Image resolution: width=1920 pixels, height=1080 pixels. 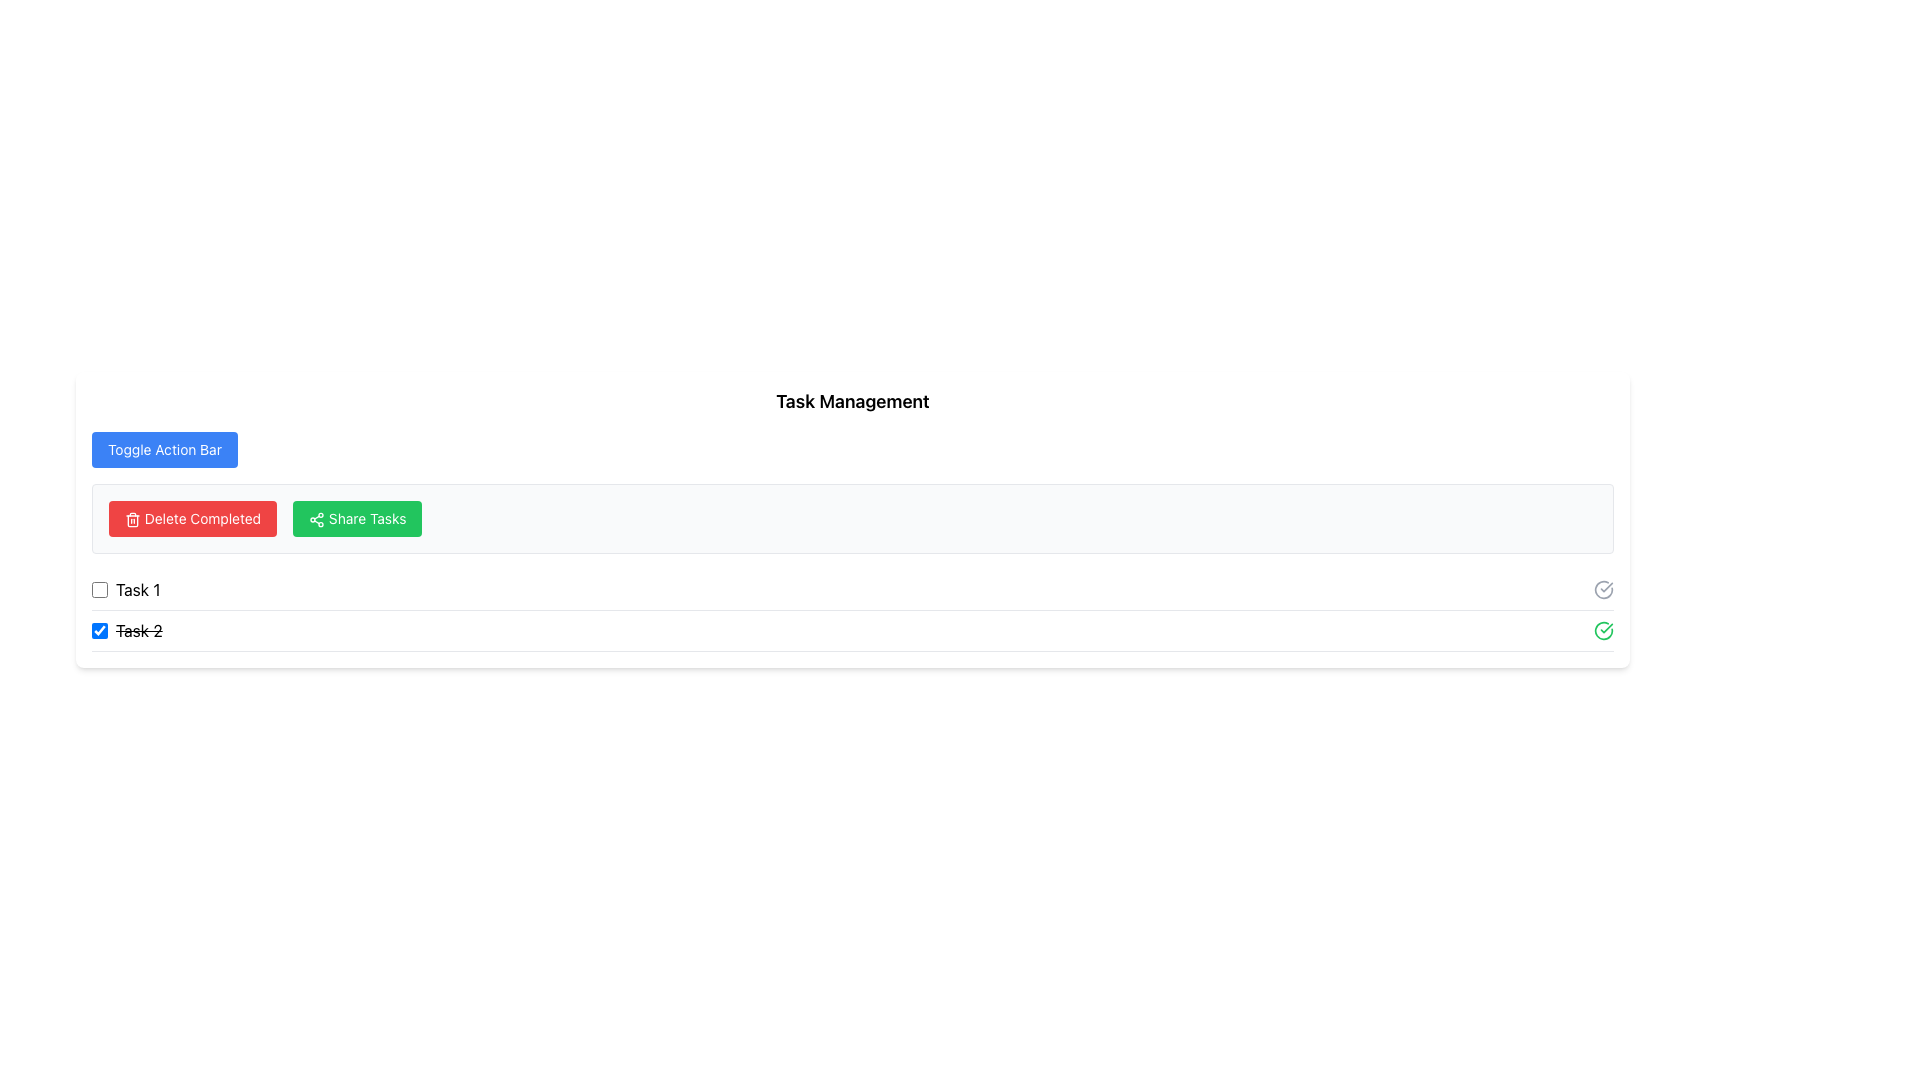 What do you see at coordinates (853, 609) in the screenshot?
I see `and drop the task list element, which includes 'Task 1' and 'Task 2'` at bounding box center [853, 609].